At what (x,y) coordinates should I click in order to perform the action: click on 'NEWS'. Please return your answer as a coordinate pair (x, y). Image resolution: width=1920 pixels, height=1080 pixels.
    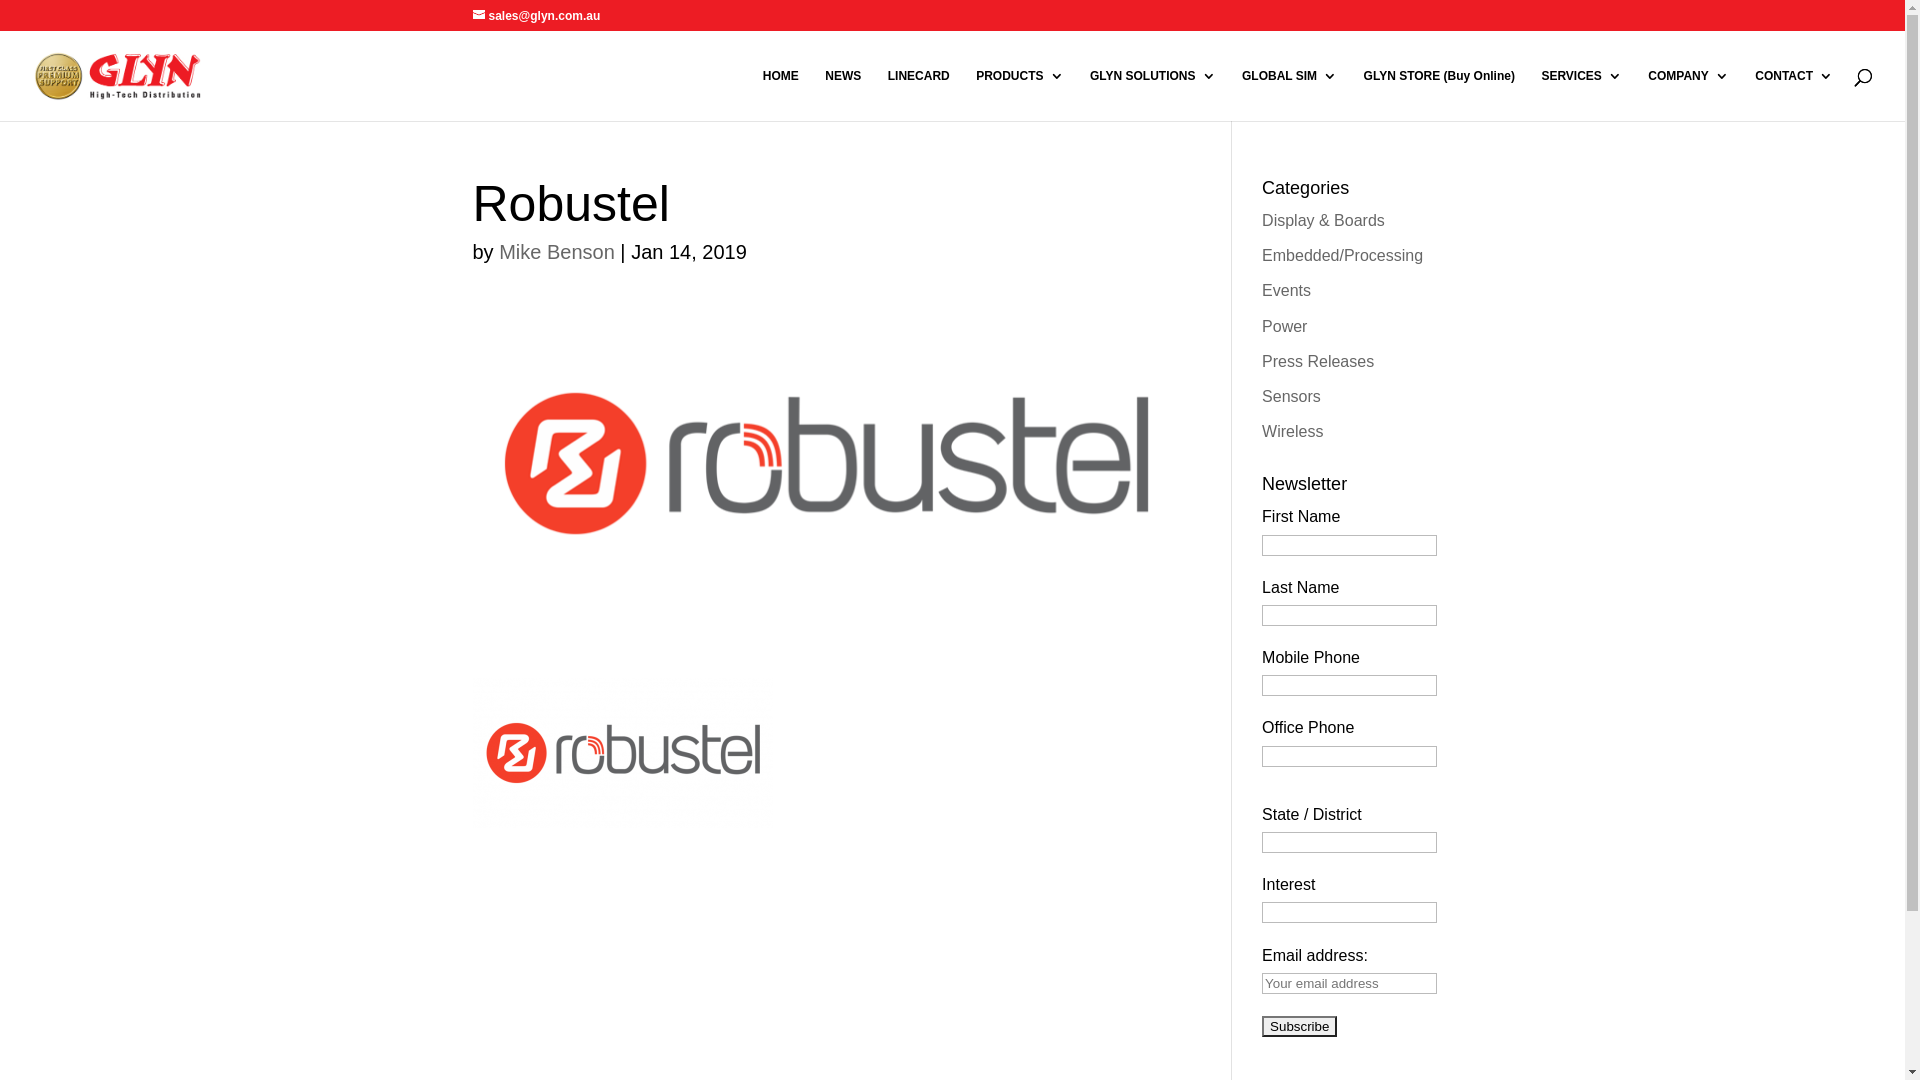
    Looking at the image, I should click on (843, 95).